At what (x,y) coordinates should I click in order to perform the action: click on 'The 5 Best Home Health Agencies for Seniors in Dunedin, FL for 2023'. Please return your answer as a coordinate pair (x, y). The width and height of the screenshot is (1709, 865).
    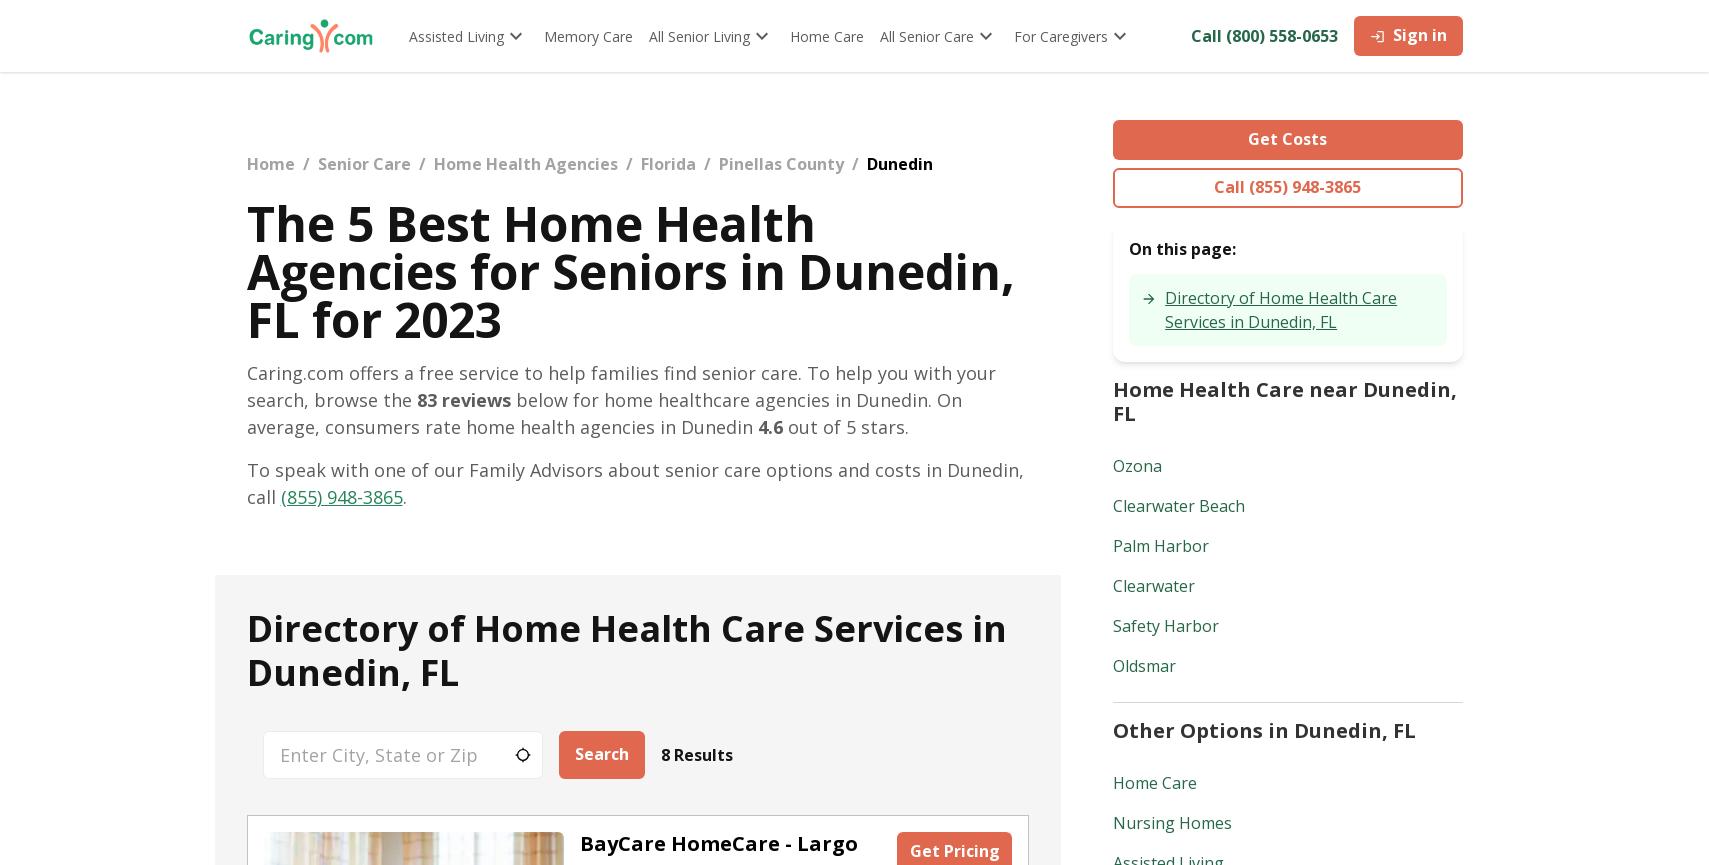
    Looking at the image, I should click on (628, 270).